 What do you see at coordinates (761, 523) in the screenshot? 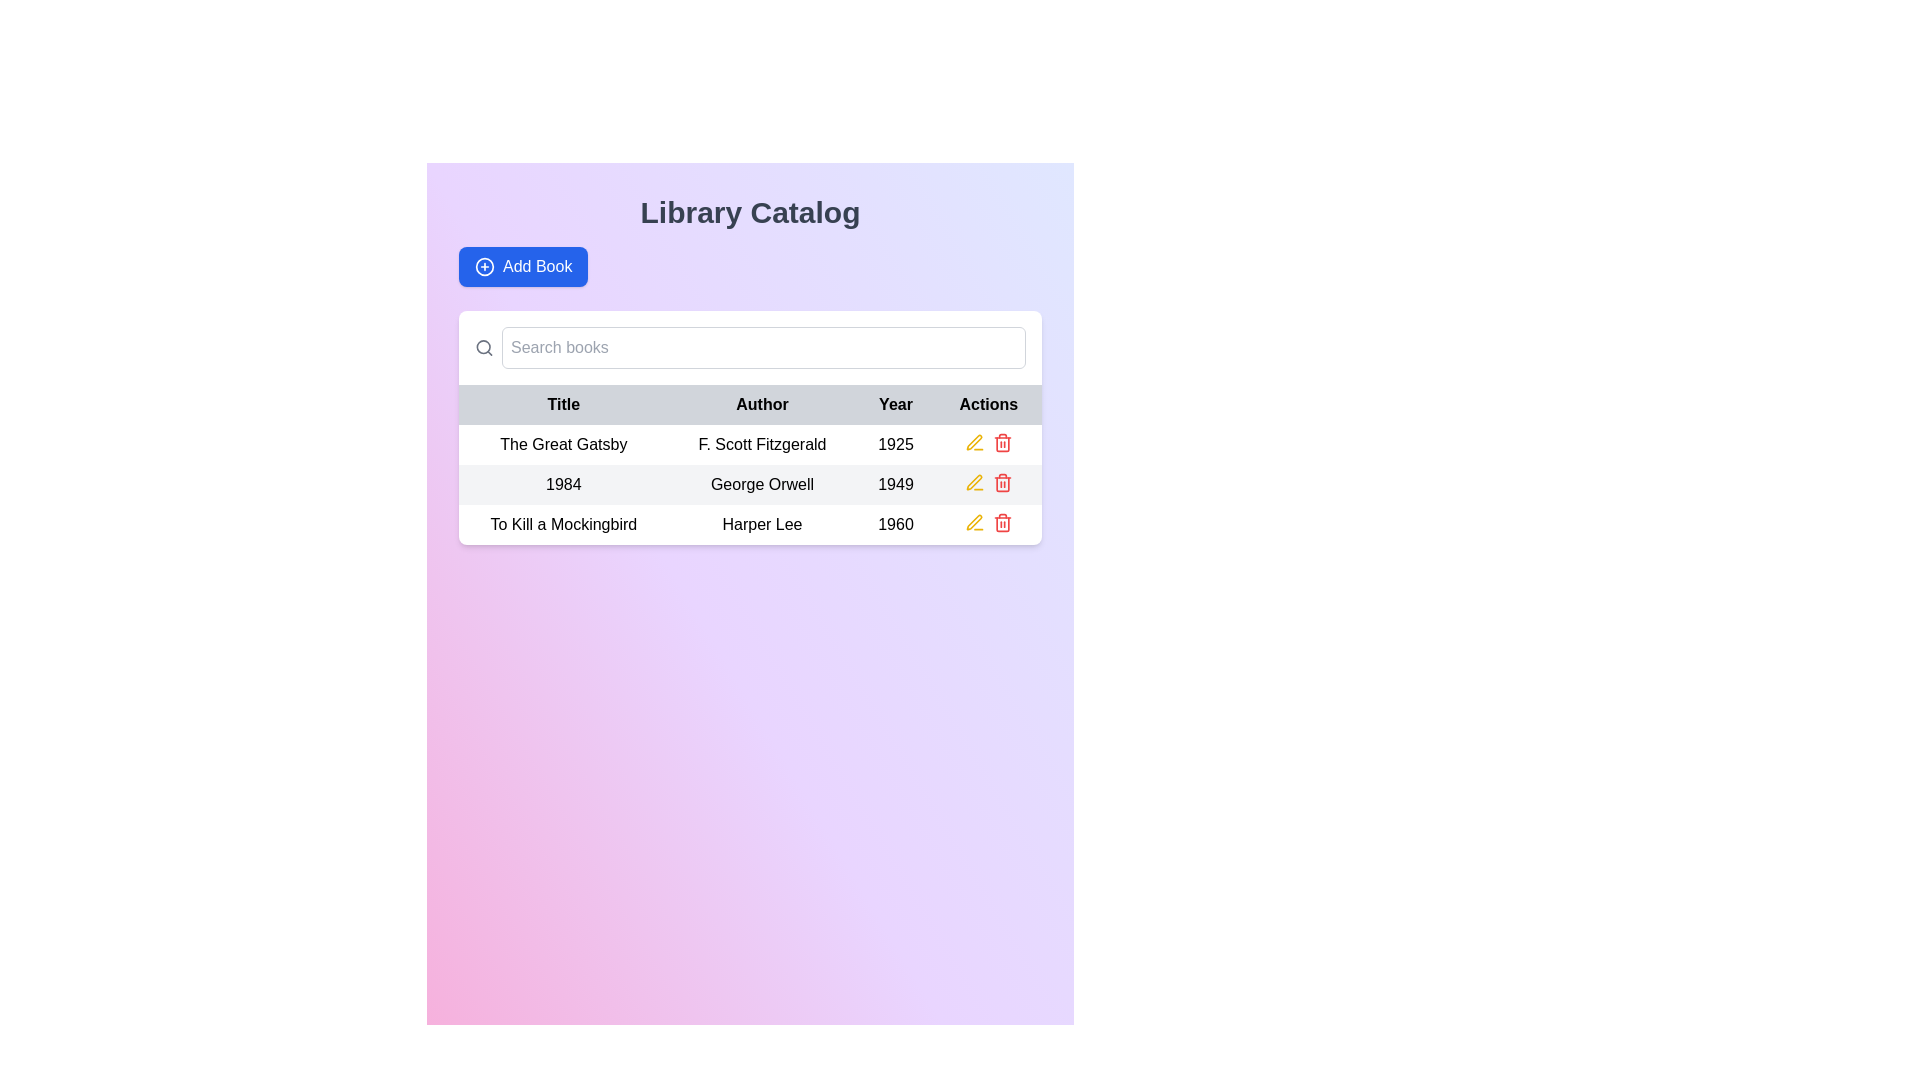
I see `the text label displaying 'Harper Lee' located in the second column, second row of the table in the 'Author' column` at bounding box center [761, 523].